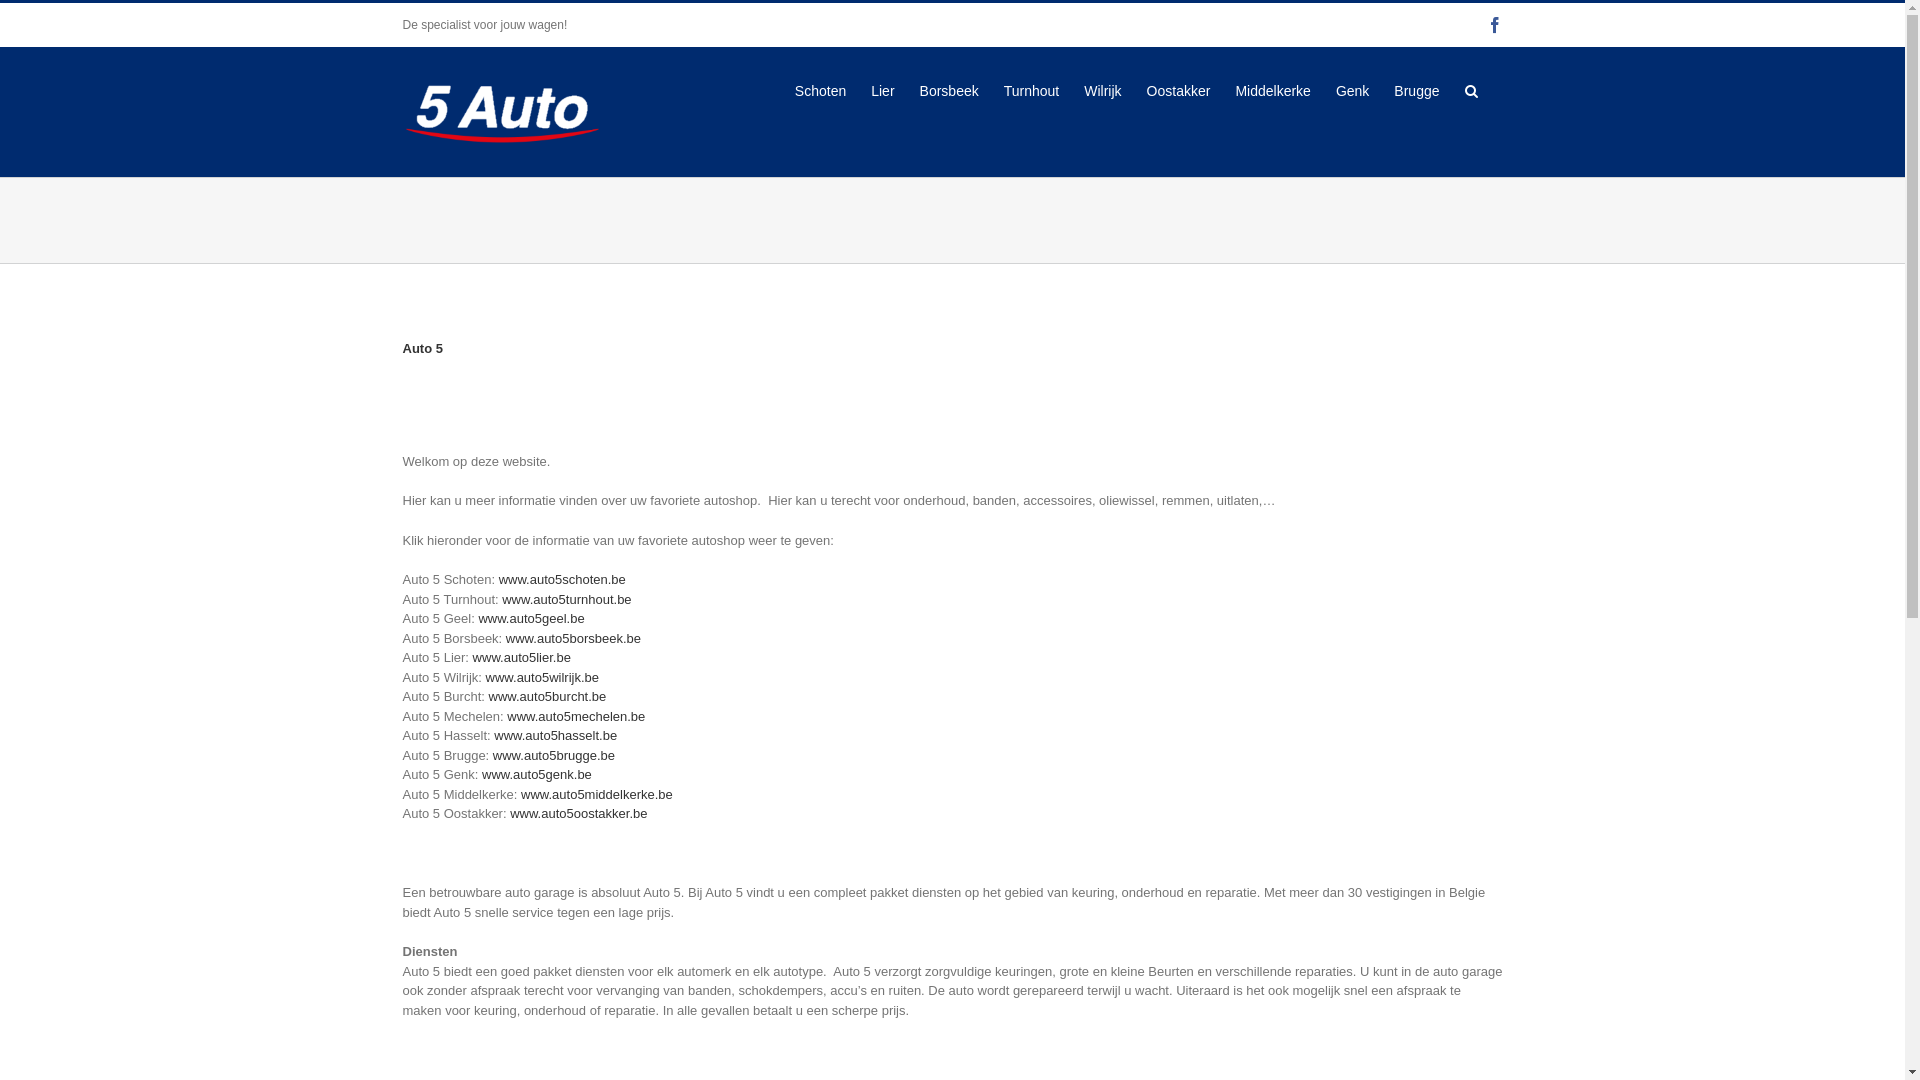 Image resolution: width=1920 pixels, height=1080 pixels. What do you see at coordinates (542, 676) in the screenshot?
I see `'www.auto5wilrijk.be'` at bounding box center [542, 676].